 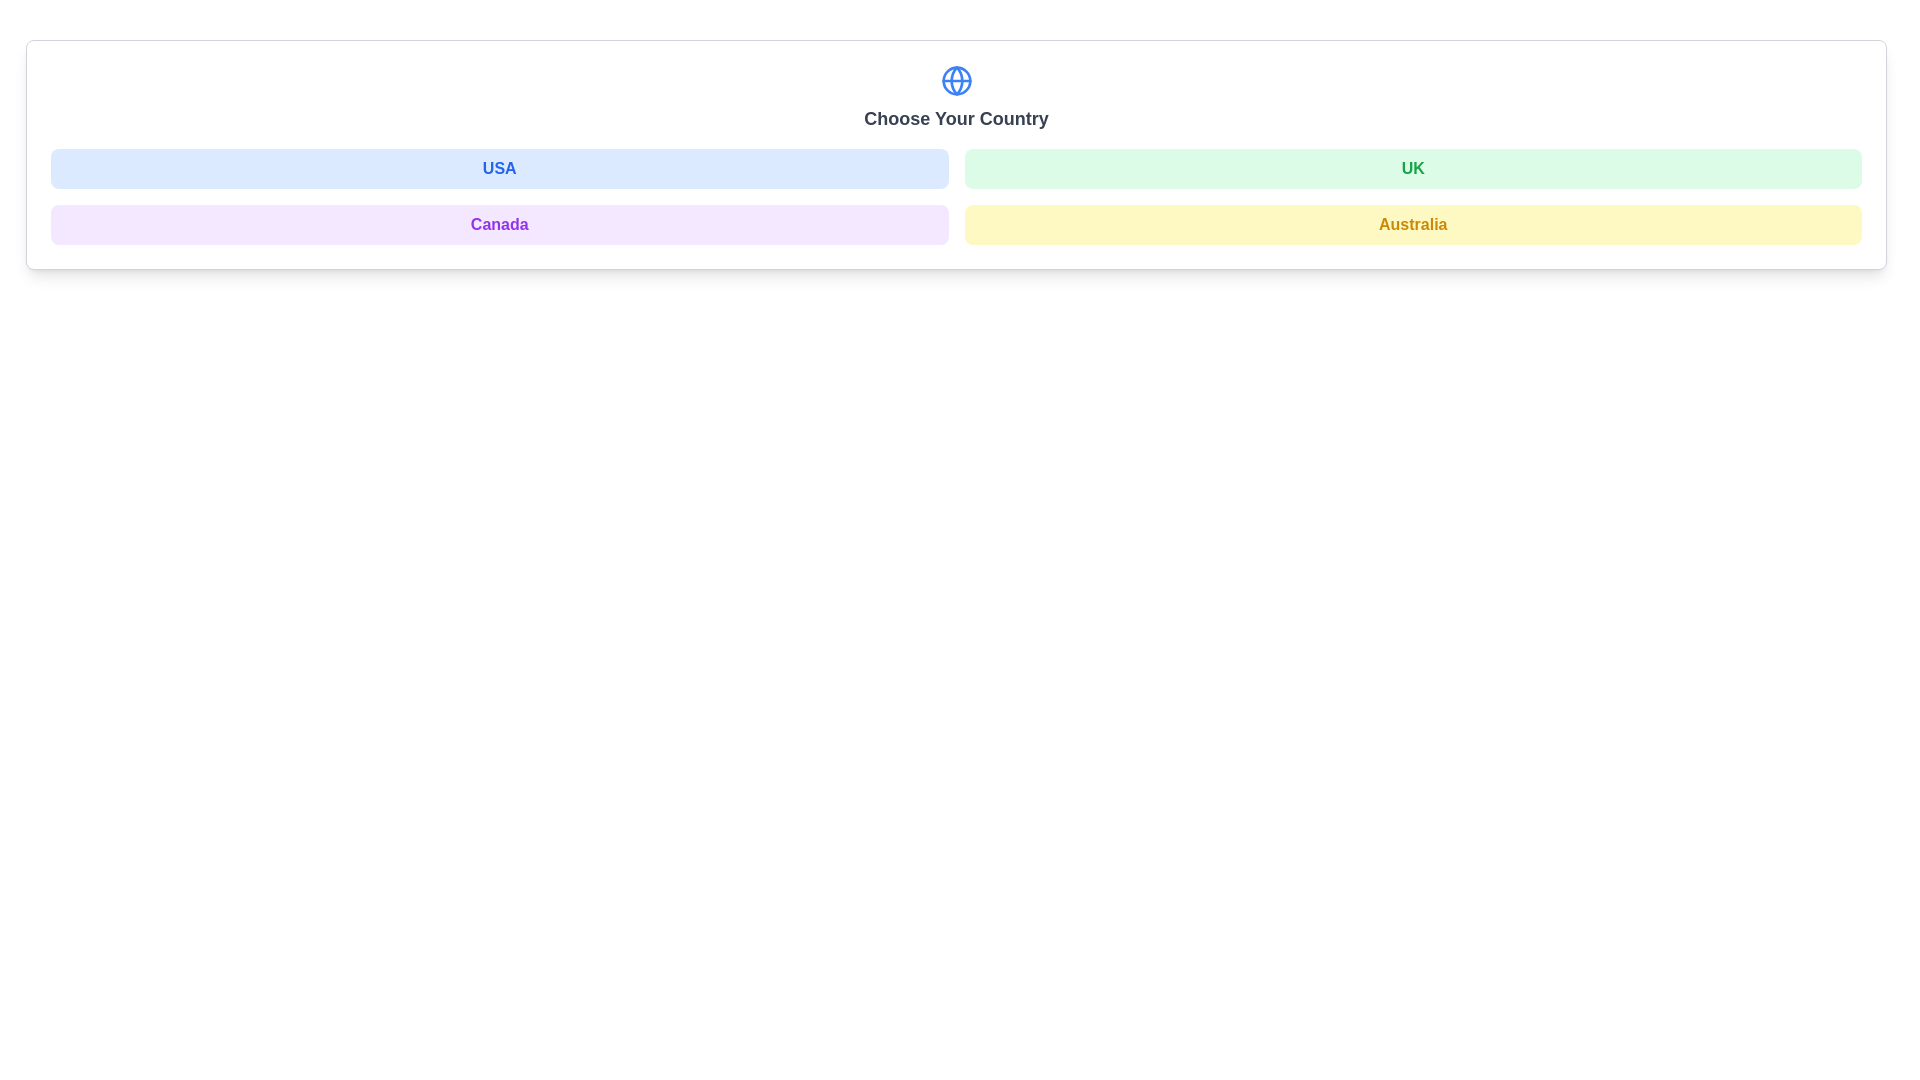 What do you see at coordinates (955, 107) in the screenshot?
I see `the header element with the blue globe icon and the text 'Choose Your Country' located at the top center of a card` at bounding box center [955, 107].